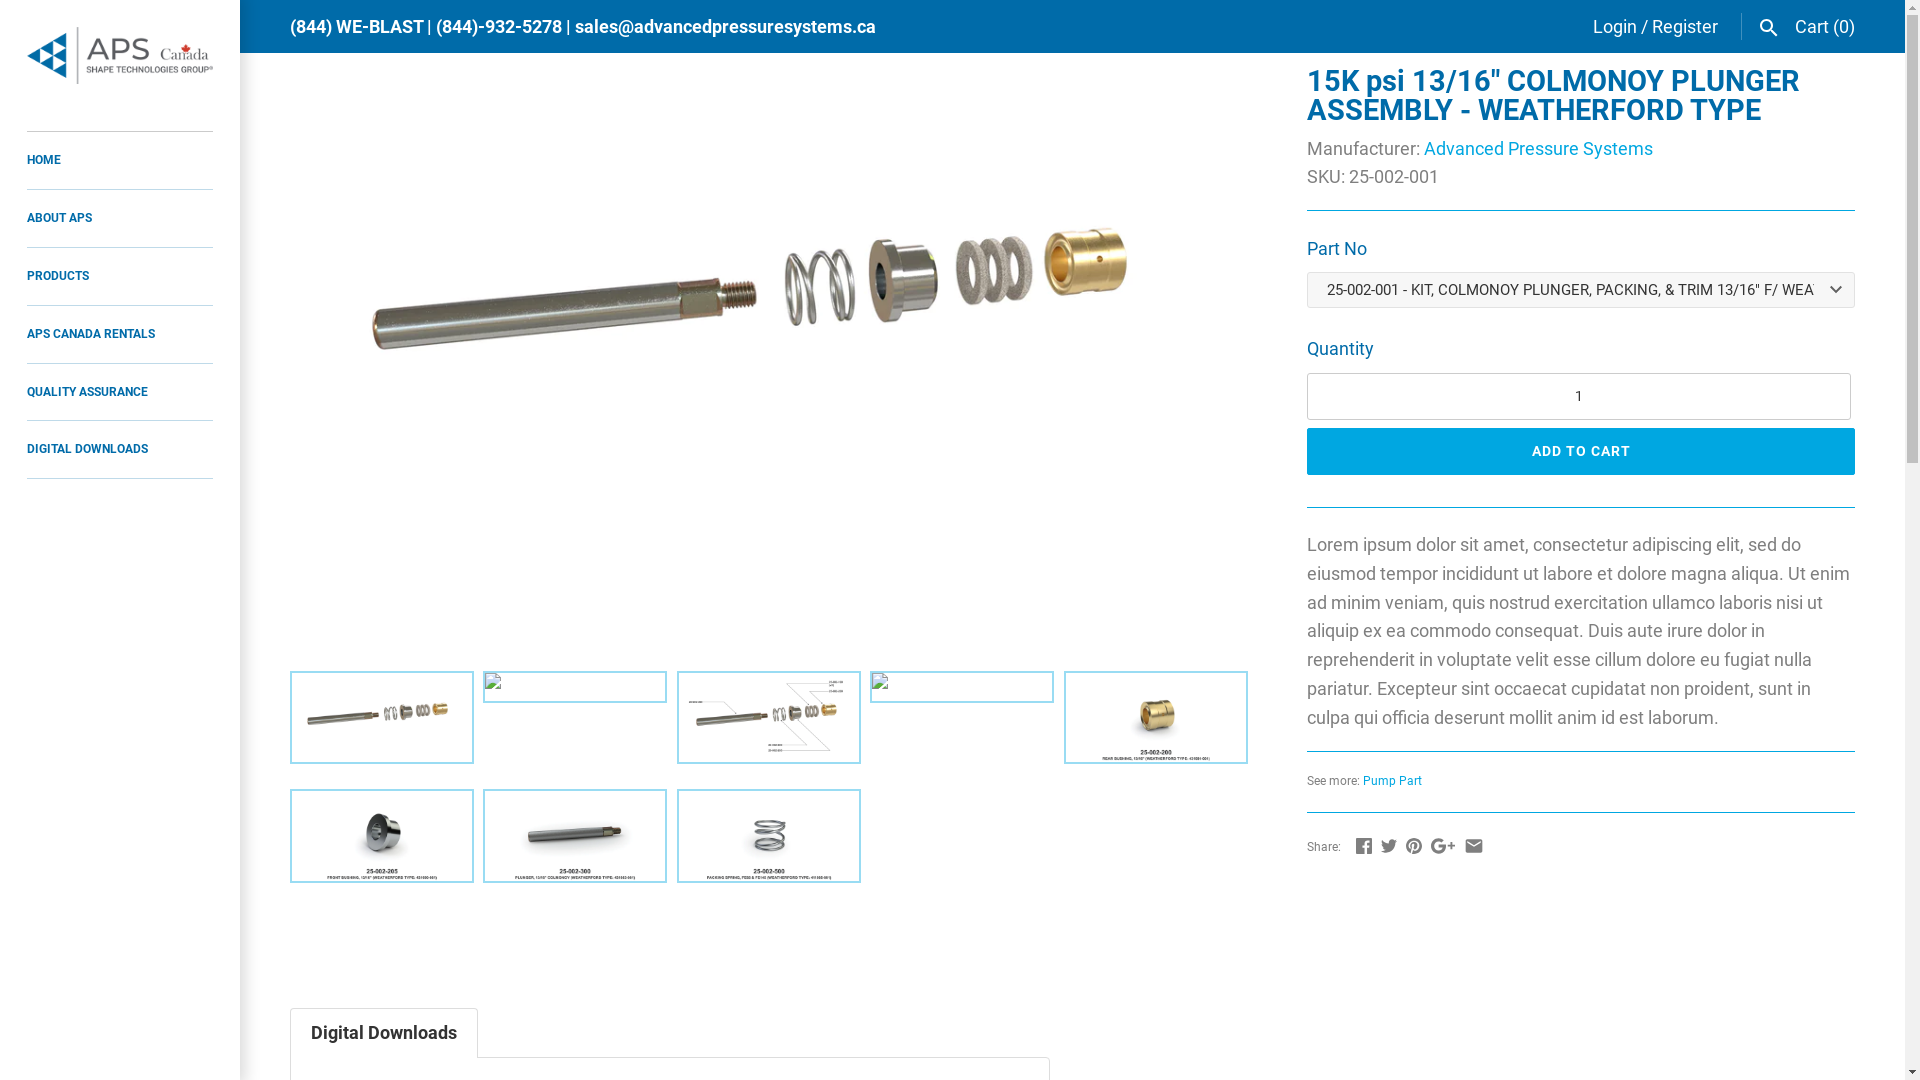 This screenshot has height=1080, width=1920. Describe the element at coordinates (1473, 845) in the screenshot. I see `'Email'` at that location.